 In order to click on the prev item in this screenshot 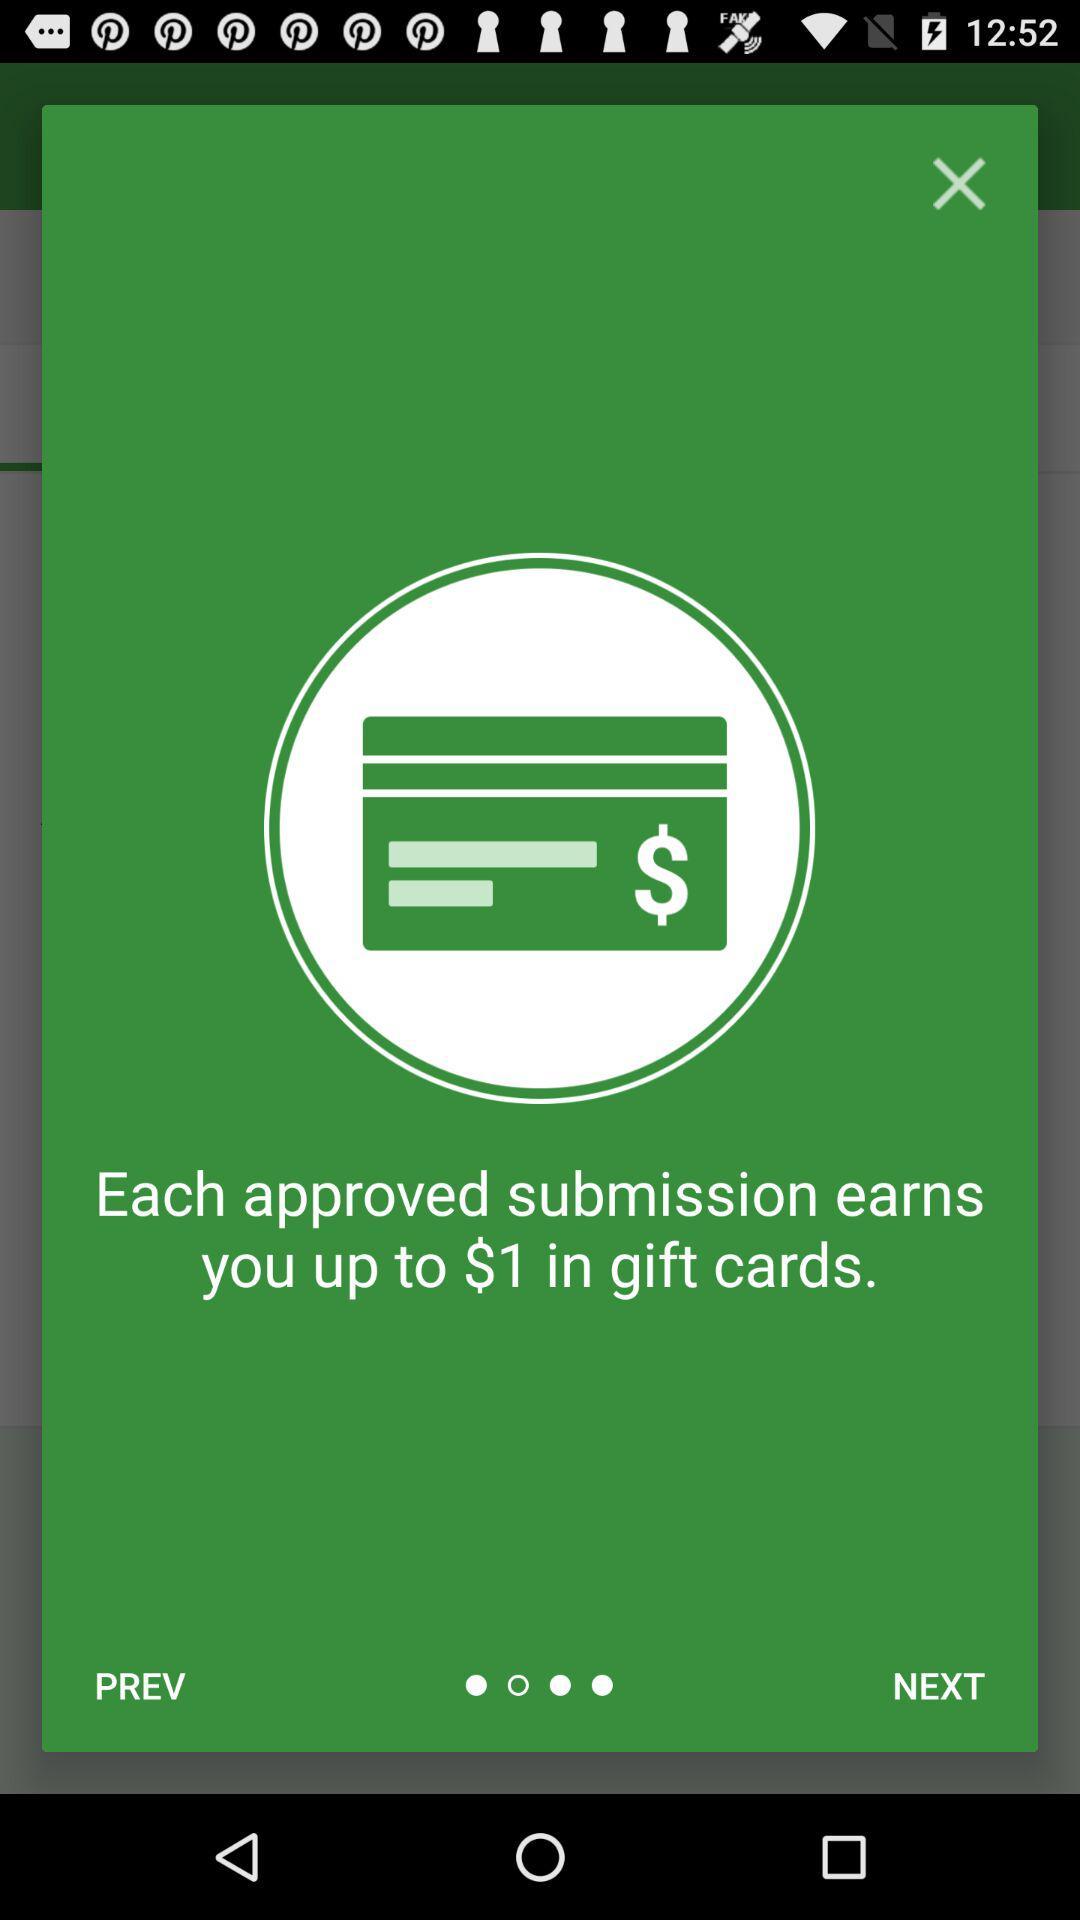, I will do `click(139, 1684)`.